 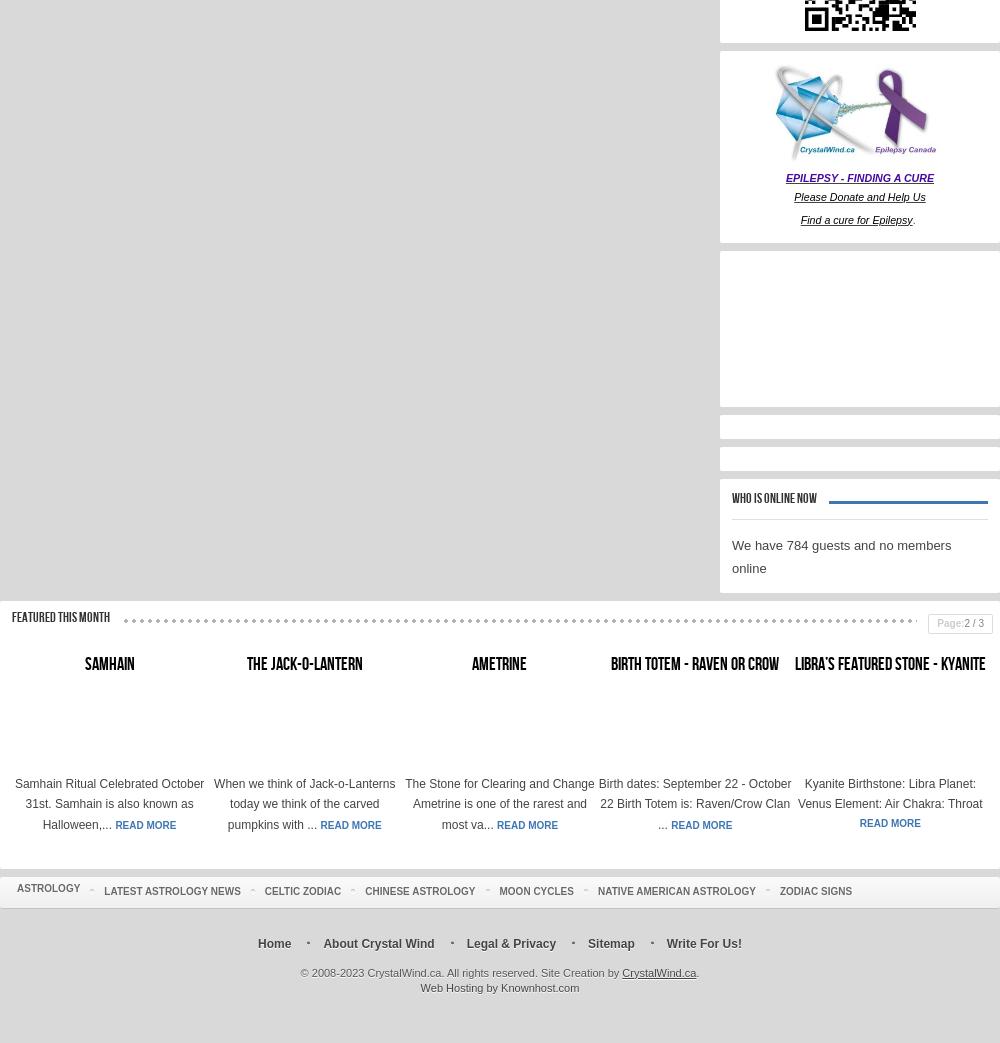 What do you see at coordinates (536, 890) in the screenshot?
I see `'Moon Cycles'` at bounding box center [536, 890].